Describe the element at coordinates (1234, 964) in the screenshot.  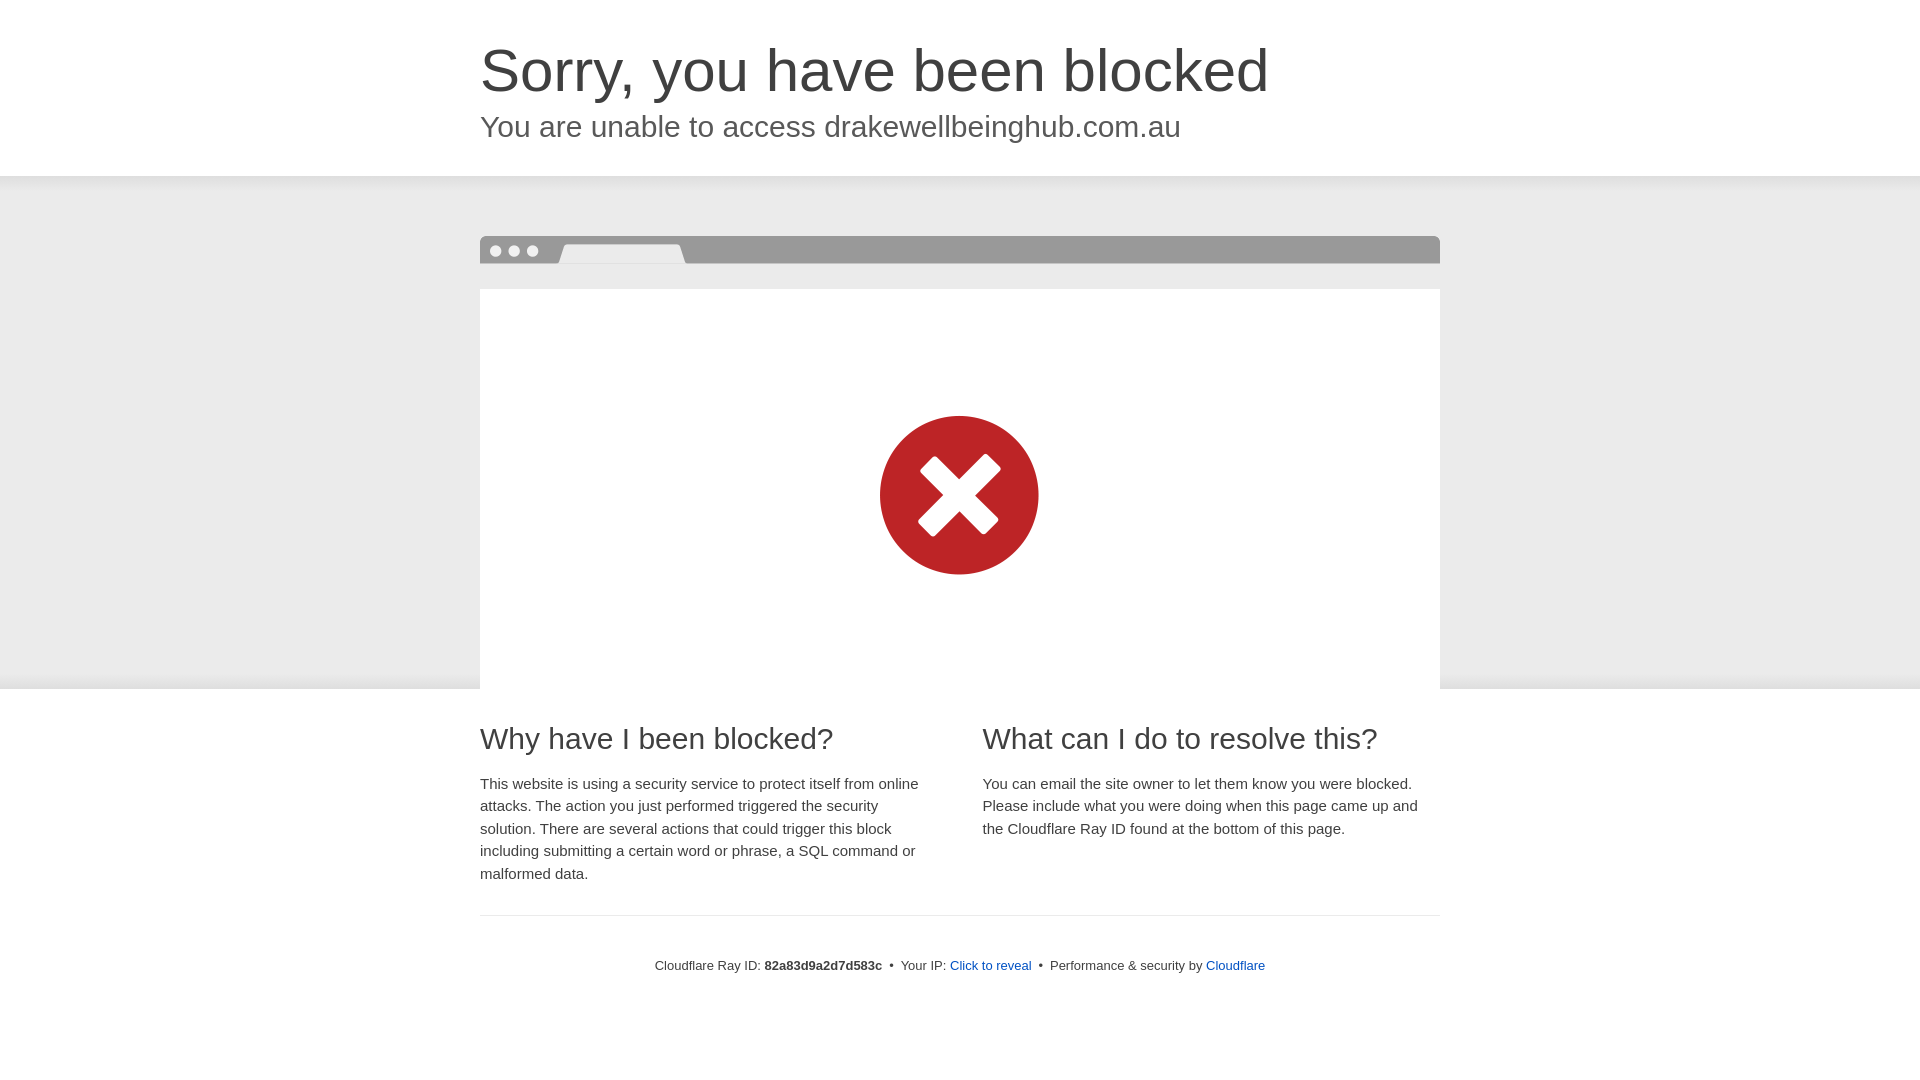
I see `'Cloudflare'` at that location.